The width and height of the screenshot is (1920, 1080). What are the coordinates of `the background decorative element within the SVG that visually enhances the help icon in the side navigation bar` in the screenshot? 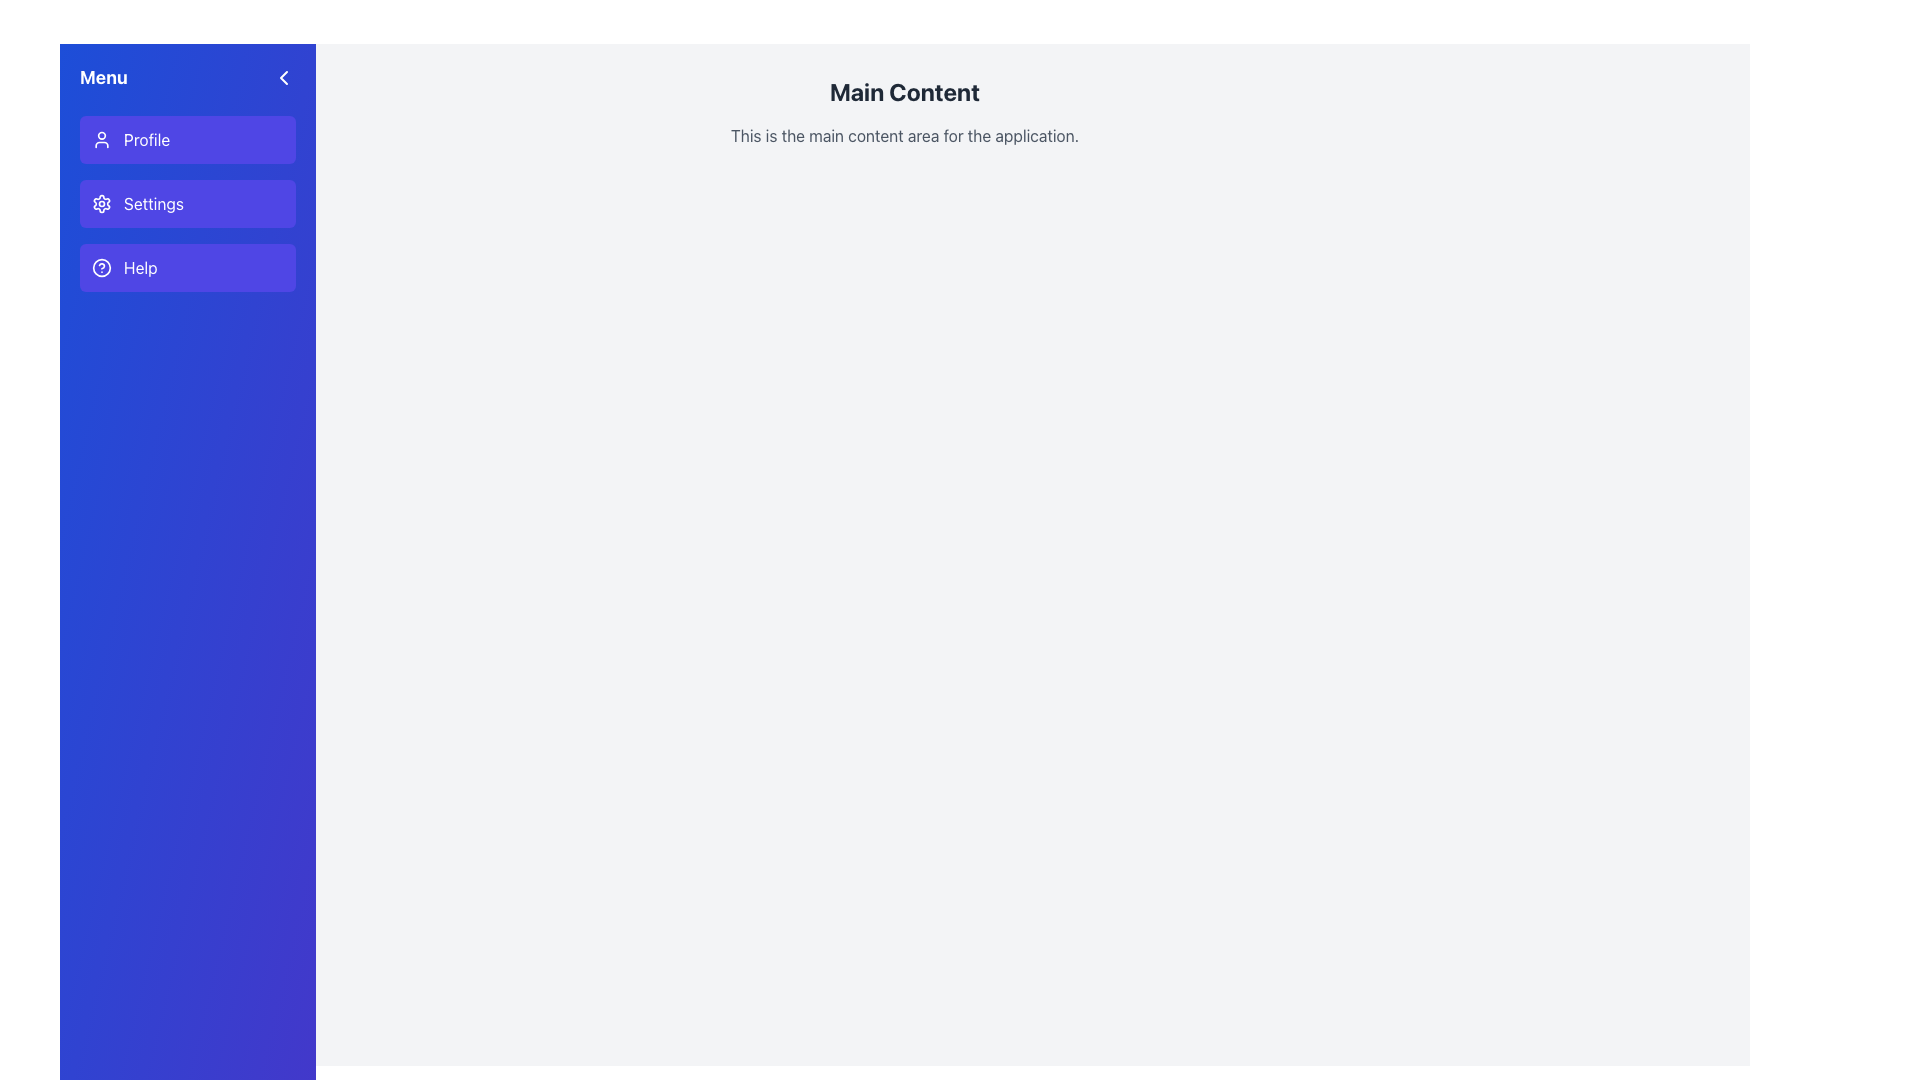 It's located at (100, 266).